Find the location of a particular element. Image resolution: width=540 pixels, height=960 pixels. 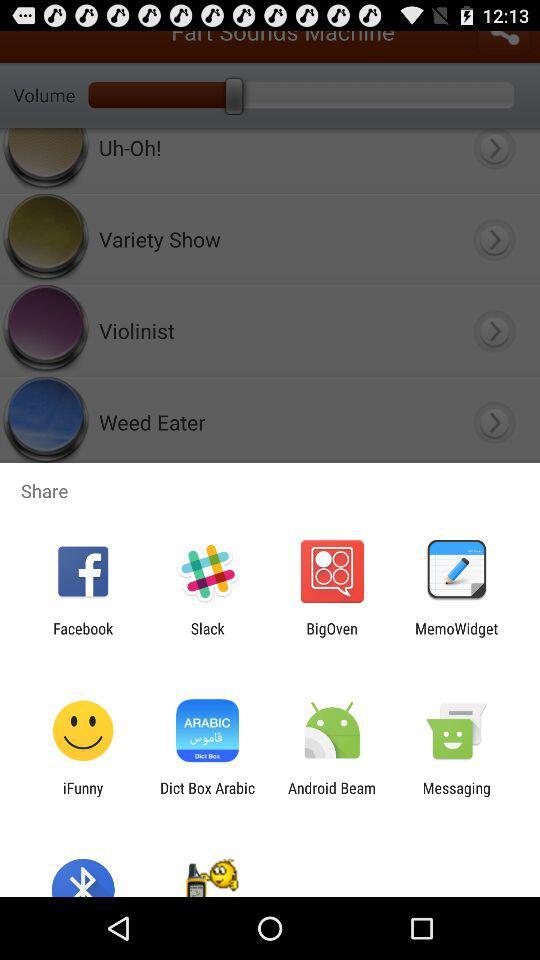

the facebook icon is located at coordinates (82, 636).